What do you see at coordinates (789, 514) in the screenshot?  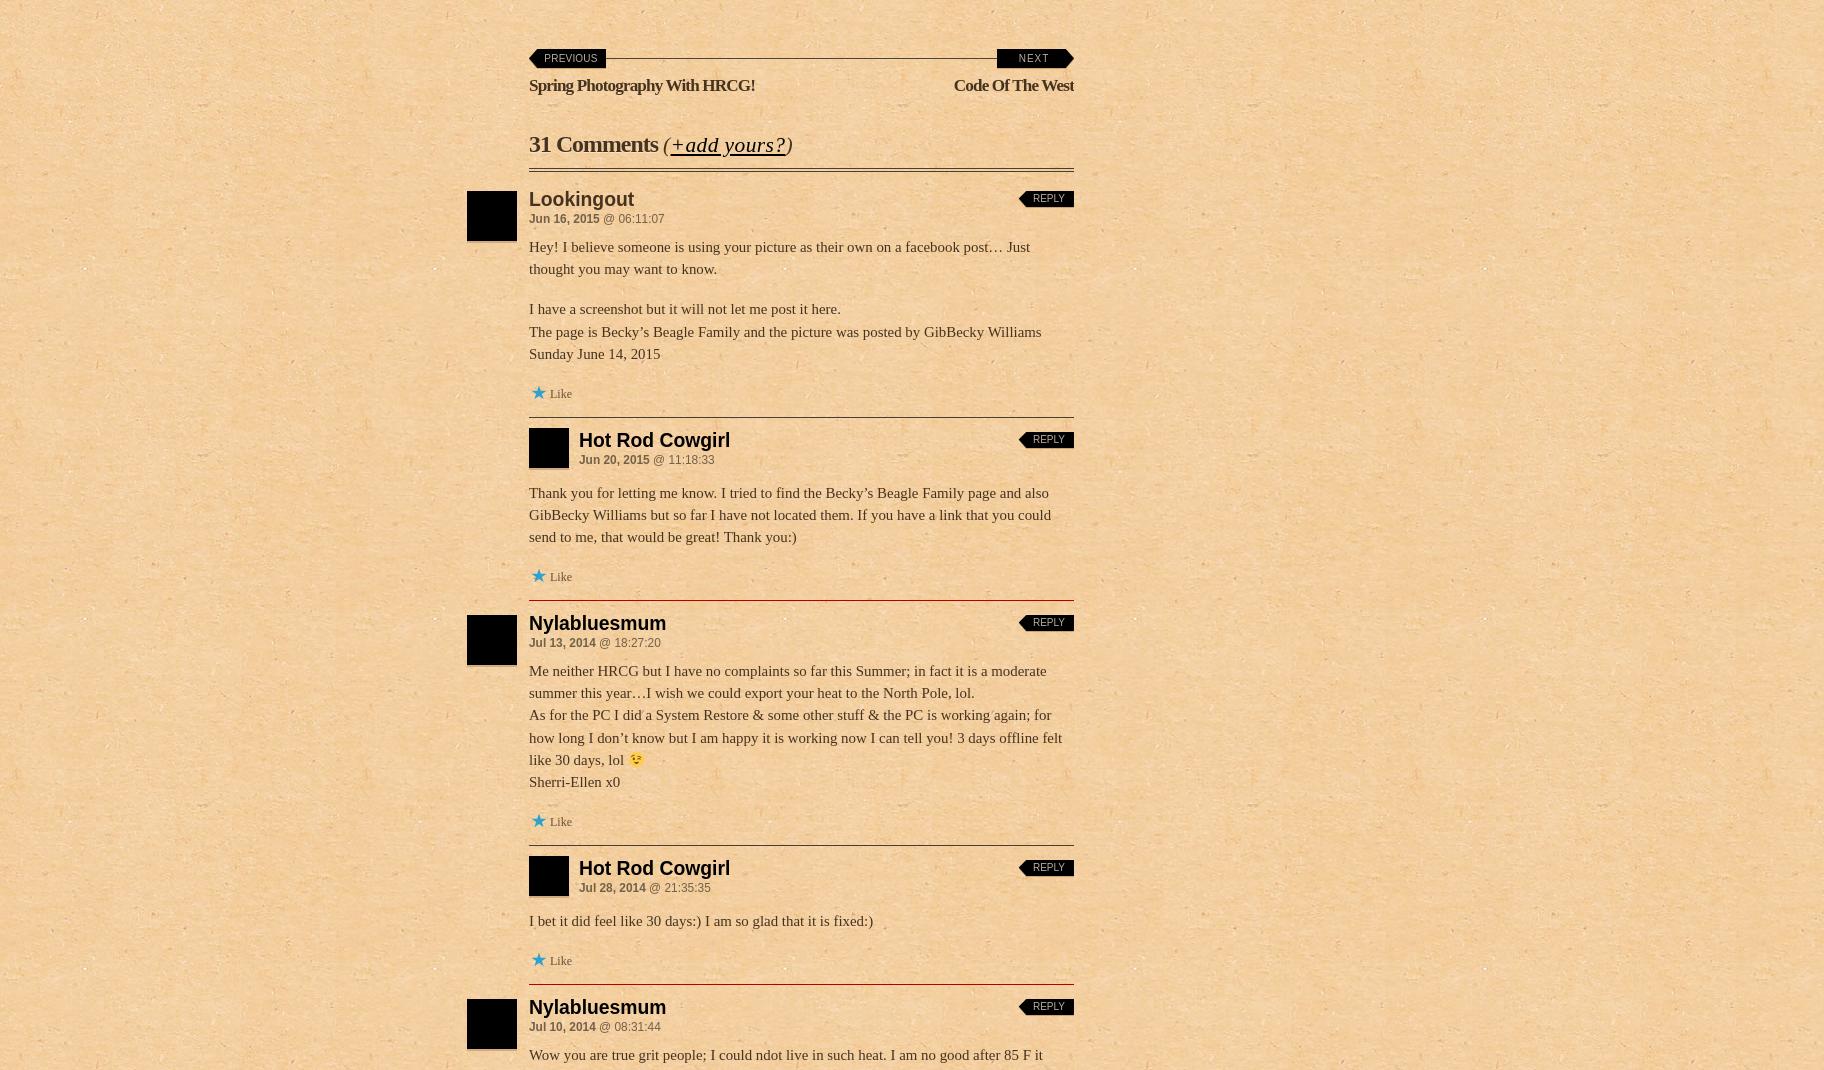 I see `'Thank you for letting me know. I tried to find the Becky’s Beagle Family page and also GibBecky Williams but so far I have not located them. If you have a link that you could send to me, that would be great! Thank you:)'` at bounding box center [789, 514].